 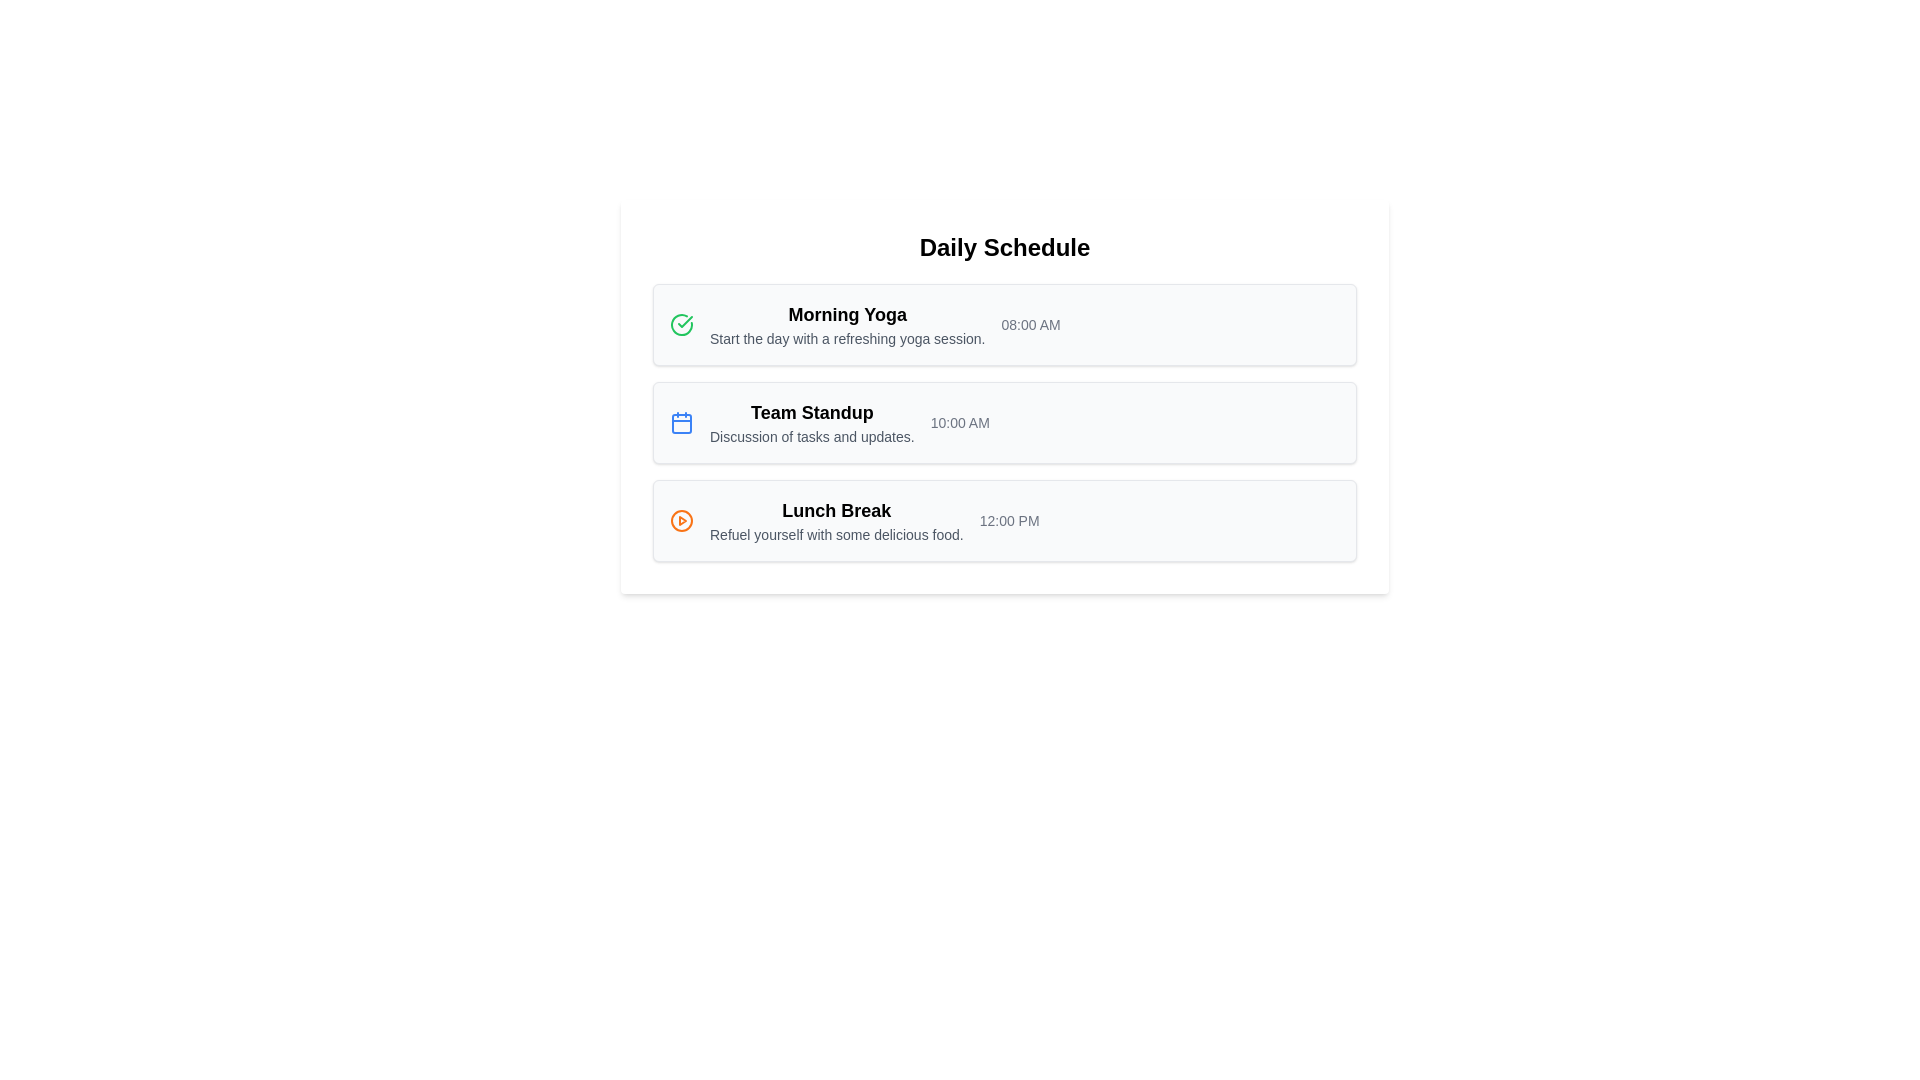 I want to click on the text element displaying 'Discussion of tasks and updates.' which is located below the 'Team Standup' title, so click(x=812, y=435).